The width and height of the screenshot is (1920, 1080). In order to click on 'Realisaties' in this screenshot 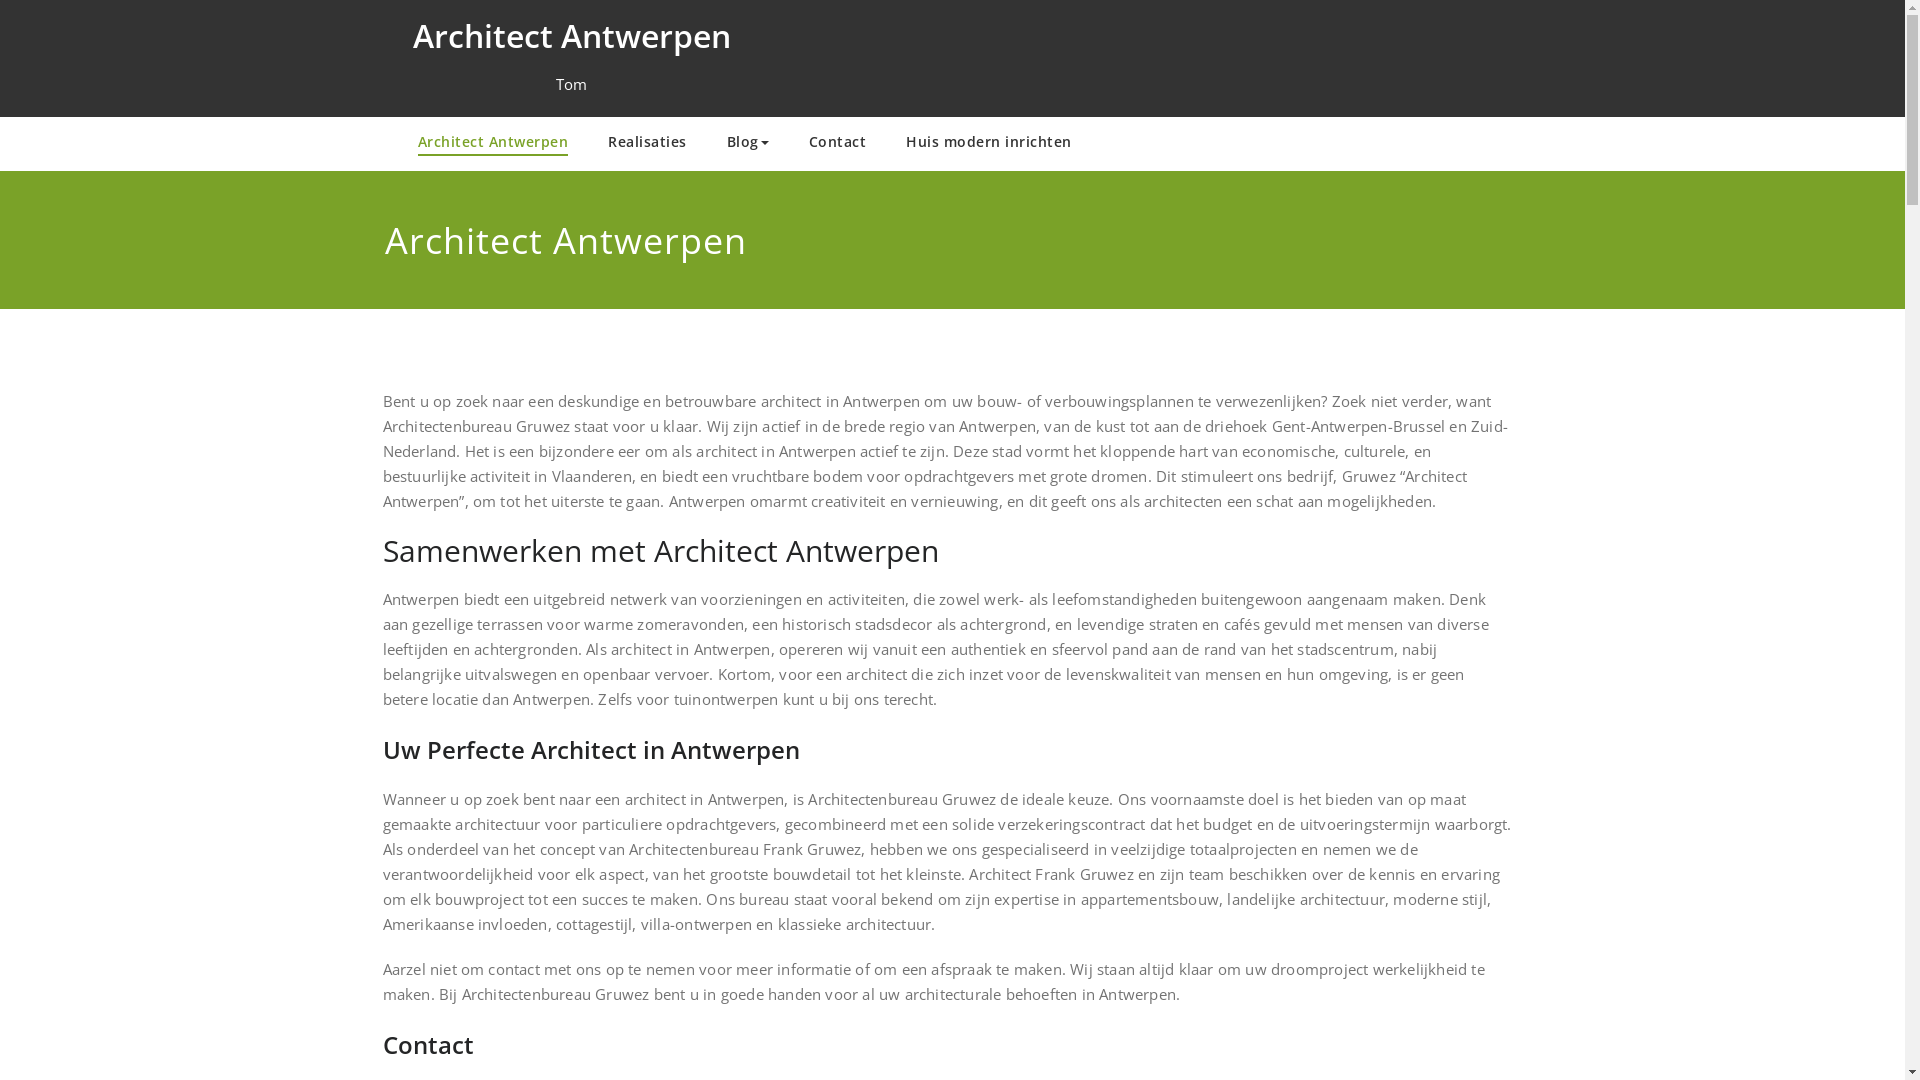, I will do `click(587, 142)`.